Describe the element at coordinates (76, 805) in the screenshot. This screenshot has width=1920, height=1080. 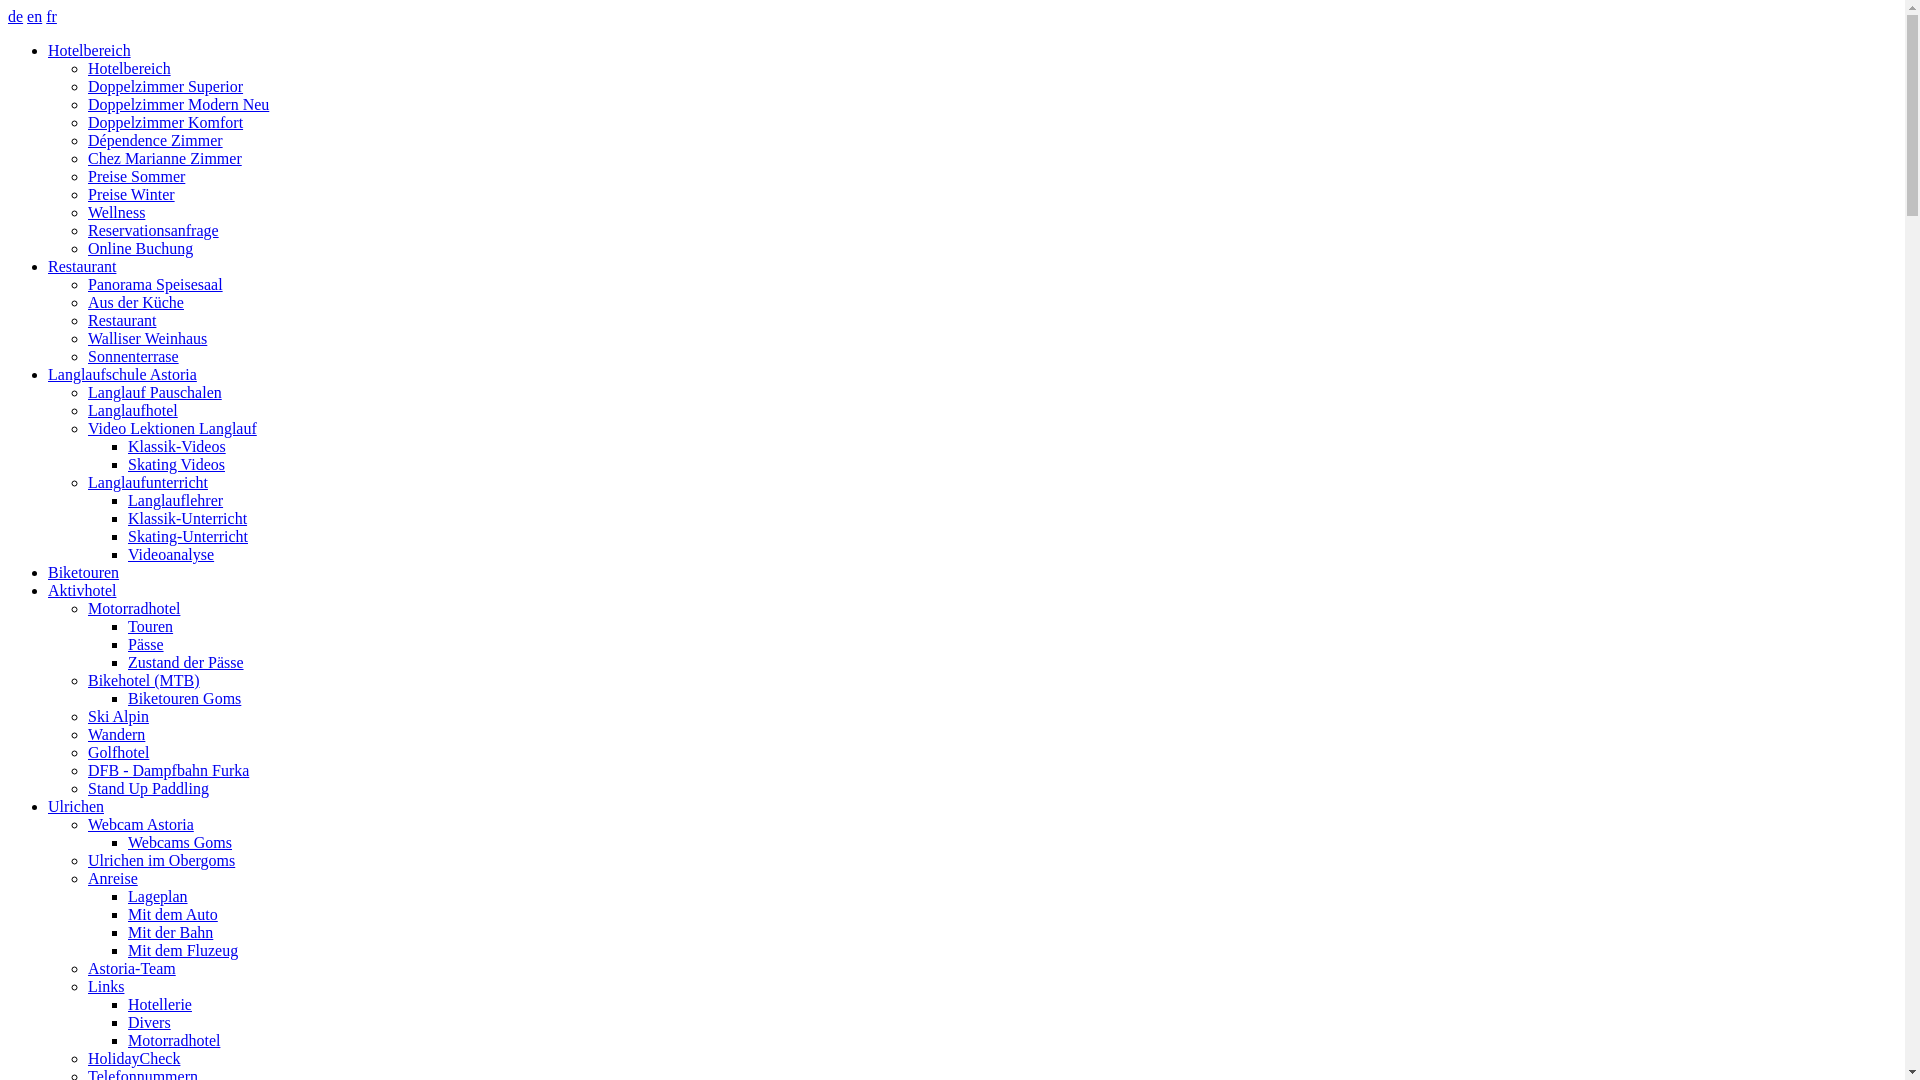
I see `'Ulrichen'` at that location.